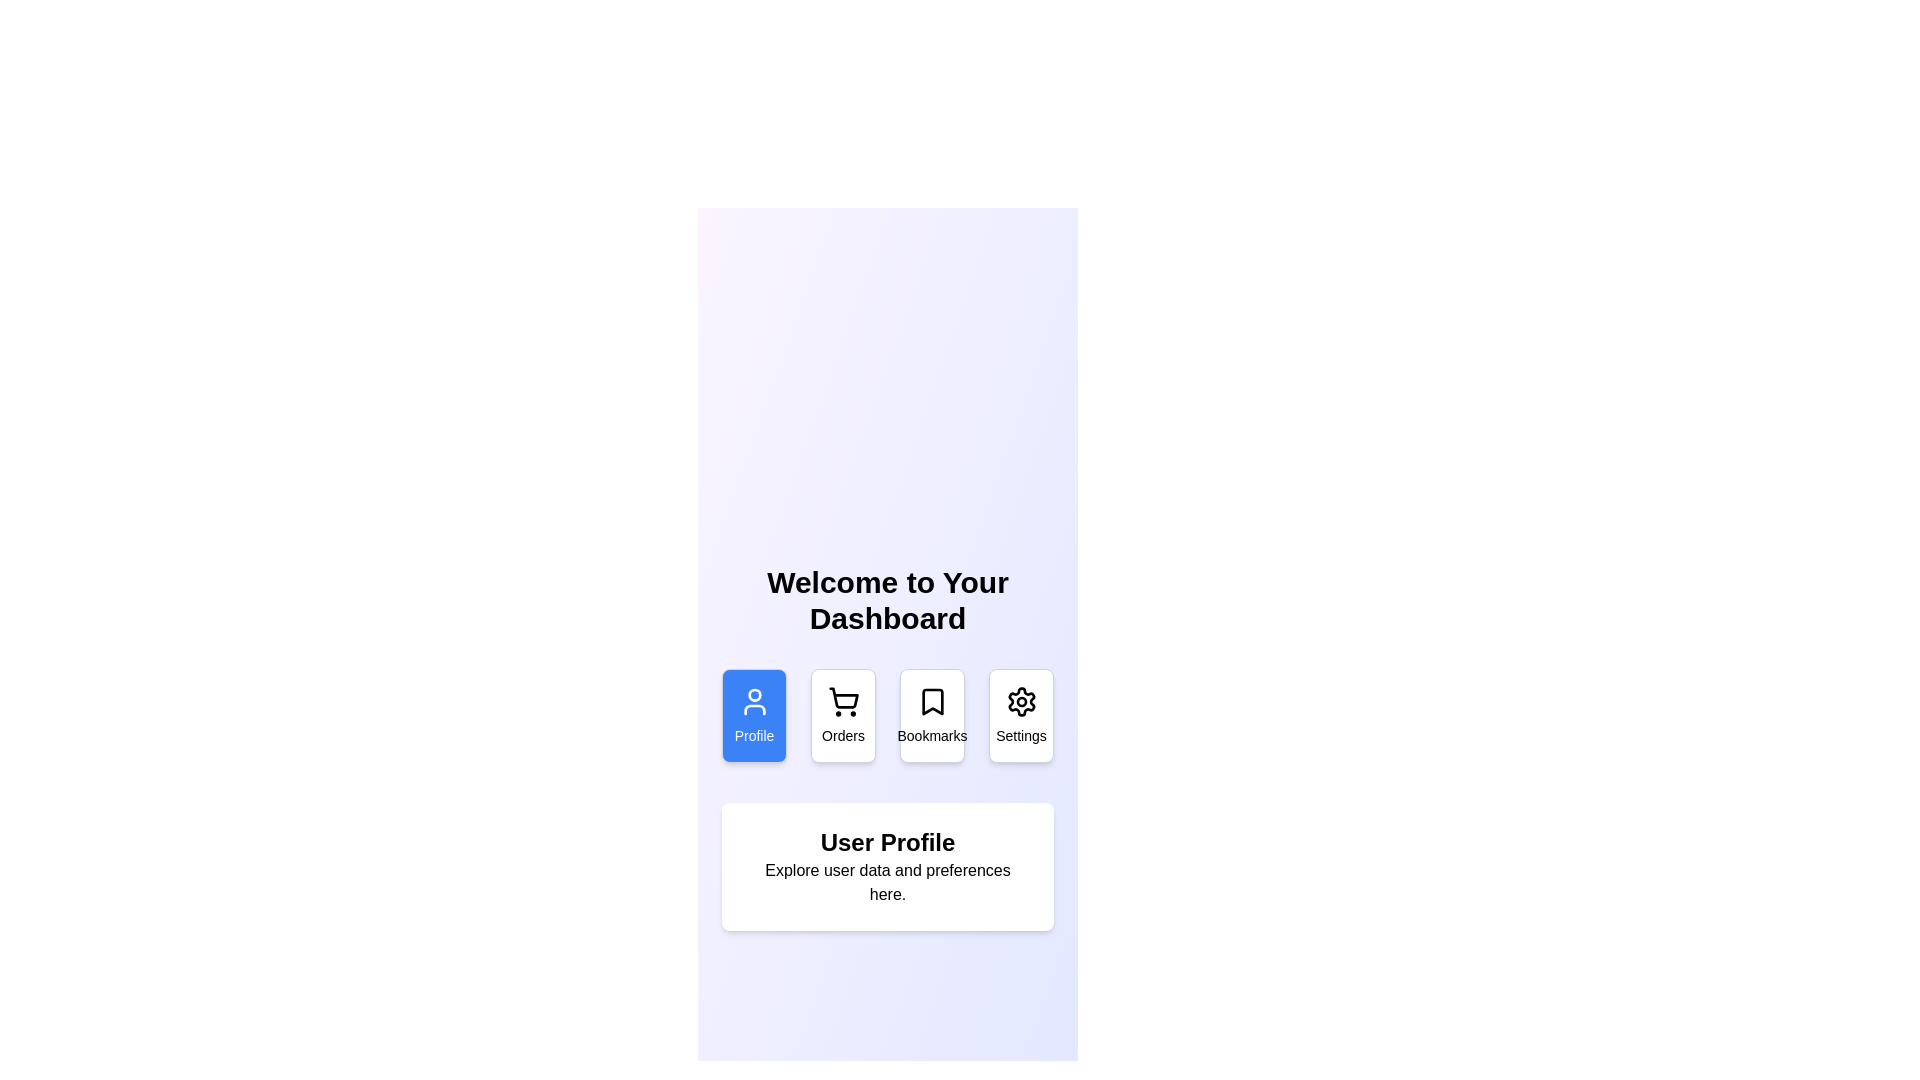  What do you see at coordinates (1021, 715) in the screenshot?
I see `the 'Settings' navigation button, which is the rightmost button in a horizontal row` at bounding box center [1021, 715].